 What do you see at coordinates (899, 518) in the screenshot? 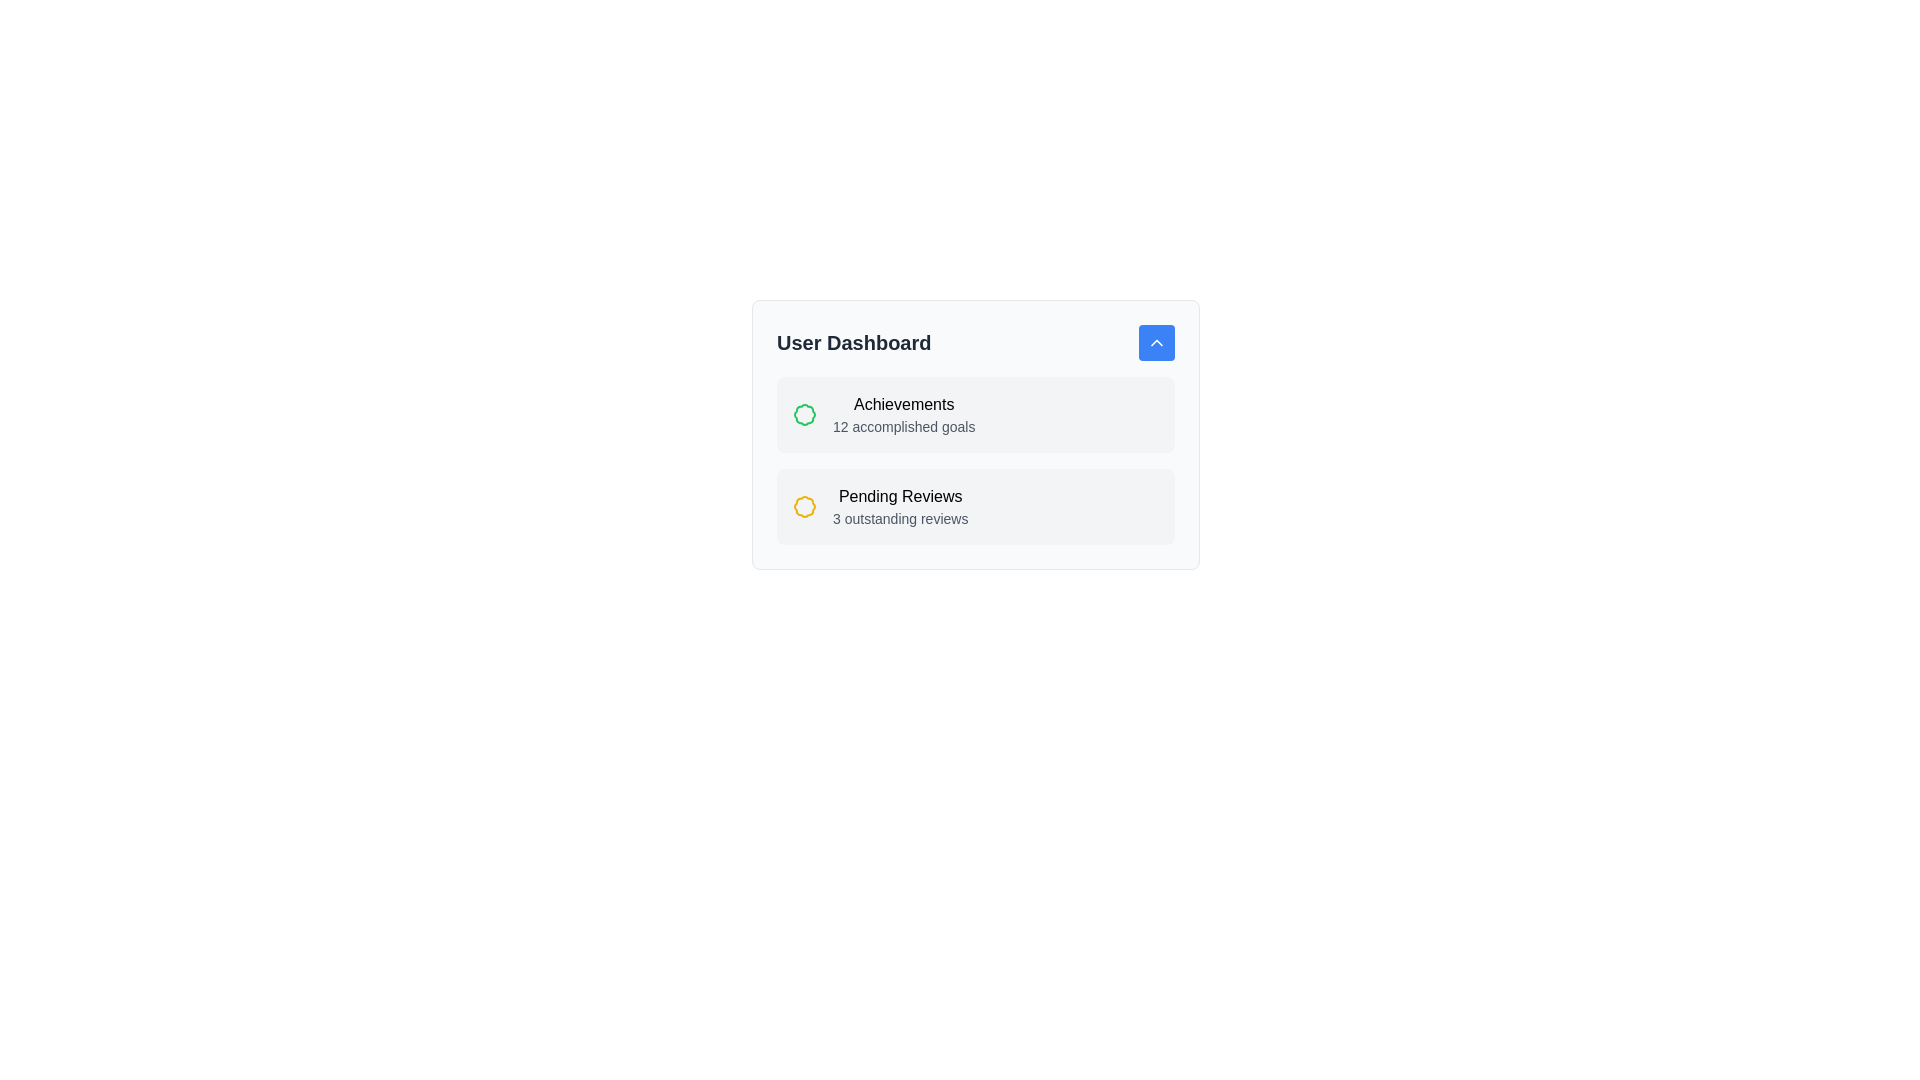
I see `the text label reading '3 outstanding reviews.' located under the title 'Pending Reviews' to prompt any associated tooltip` at bounding box center [899, 518].